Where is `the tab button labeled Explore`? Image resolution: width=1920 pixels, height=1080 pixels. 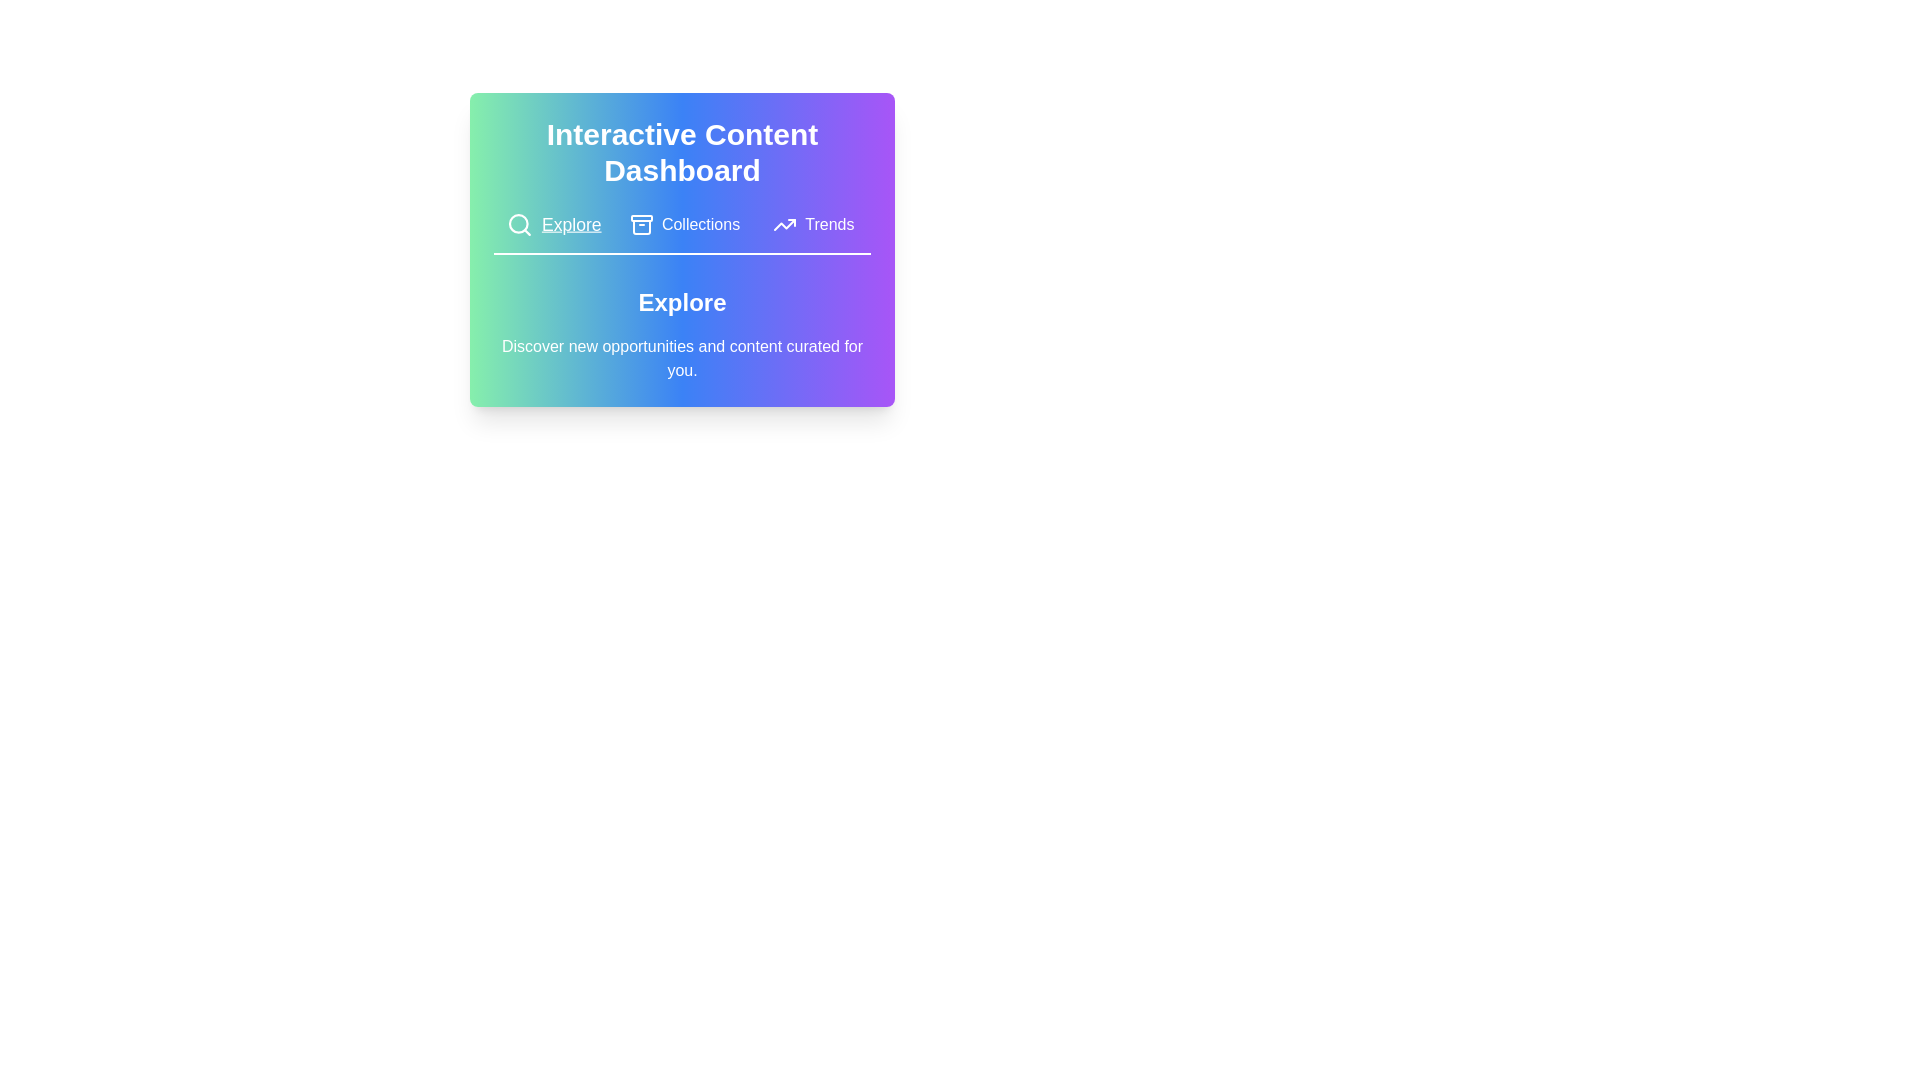 the tab button labeled Explore is located at coordinates (553, 224).